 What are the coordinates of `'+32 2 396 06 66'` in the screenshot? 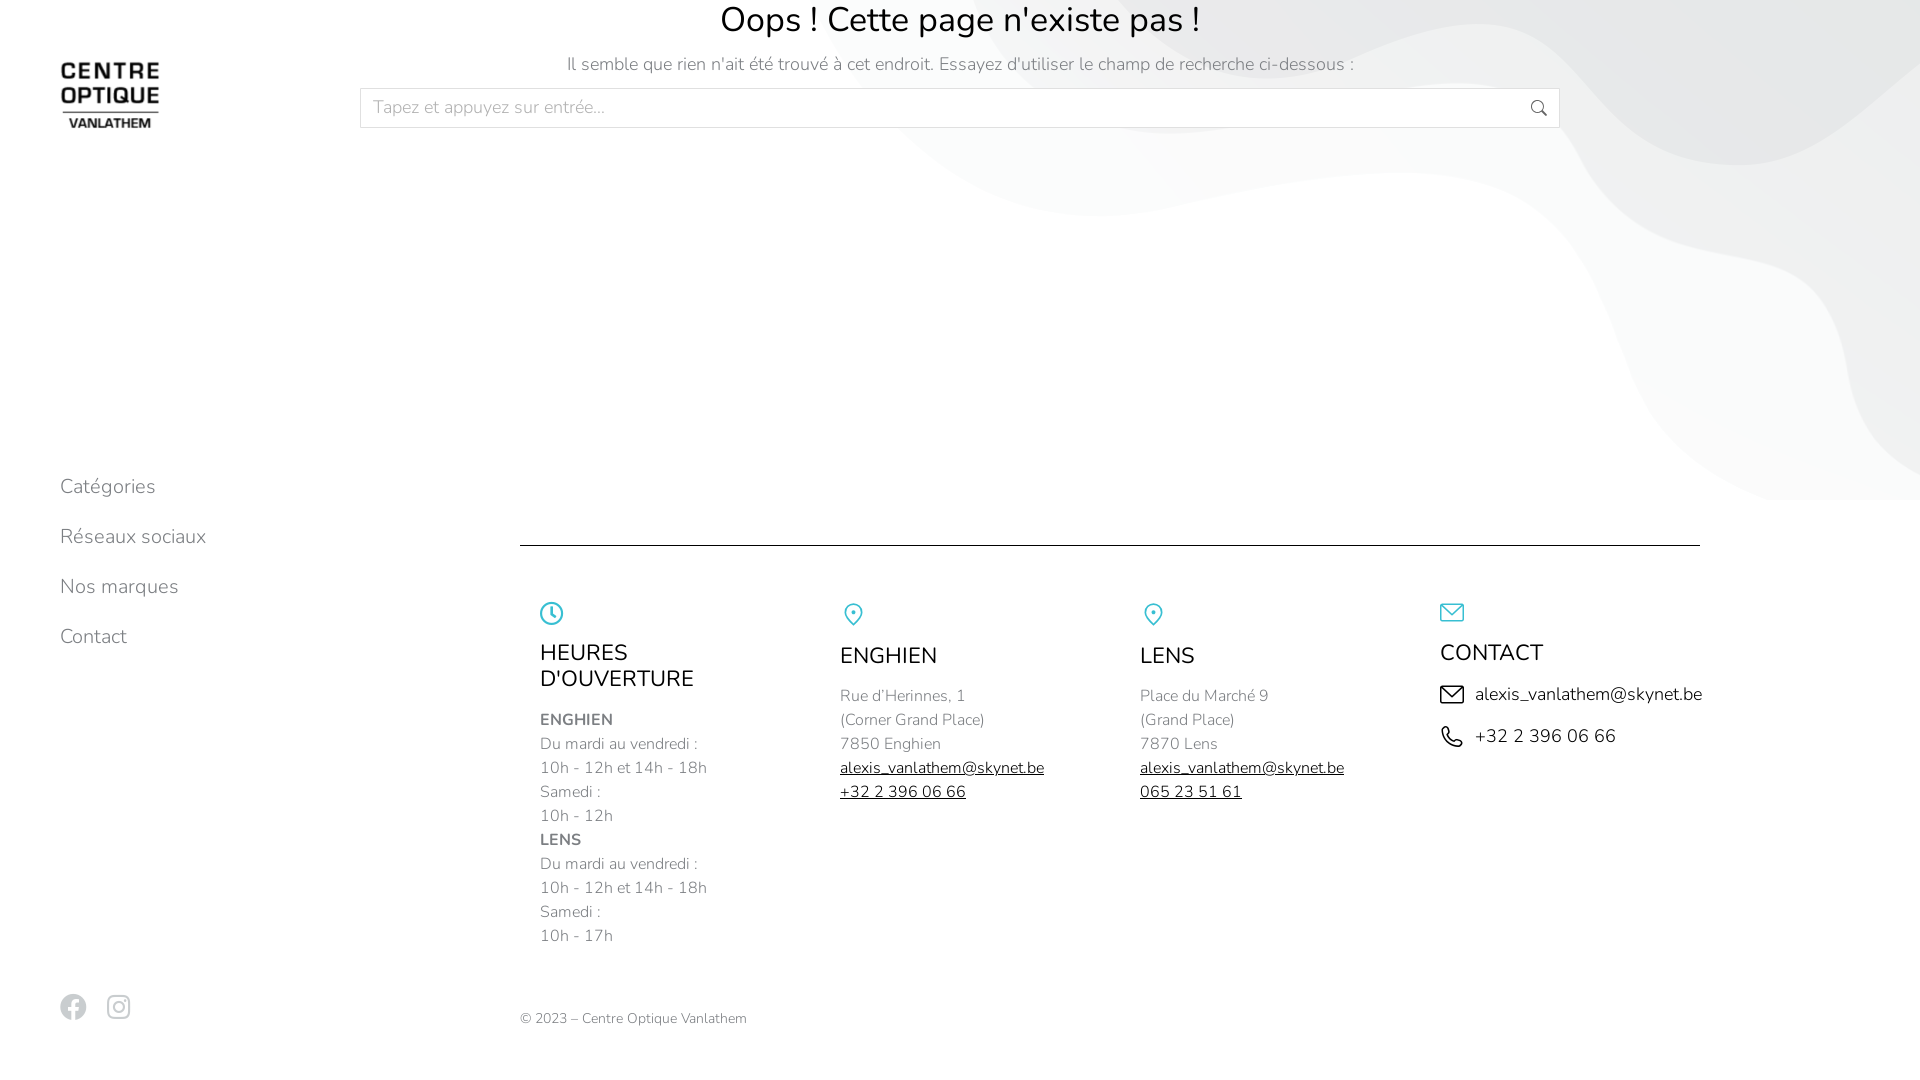 It's located at (1559, 736).